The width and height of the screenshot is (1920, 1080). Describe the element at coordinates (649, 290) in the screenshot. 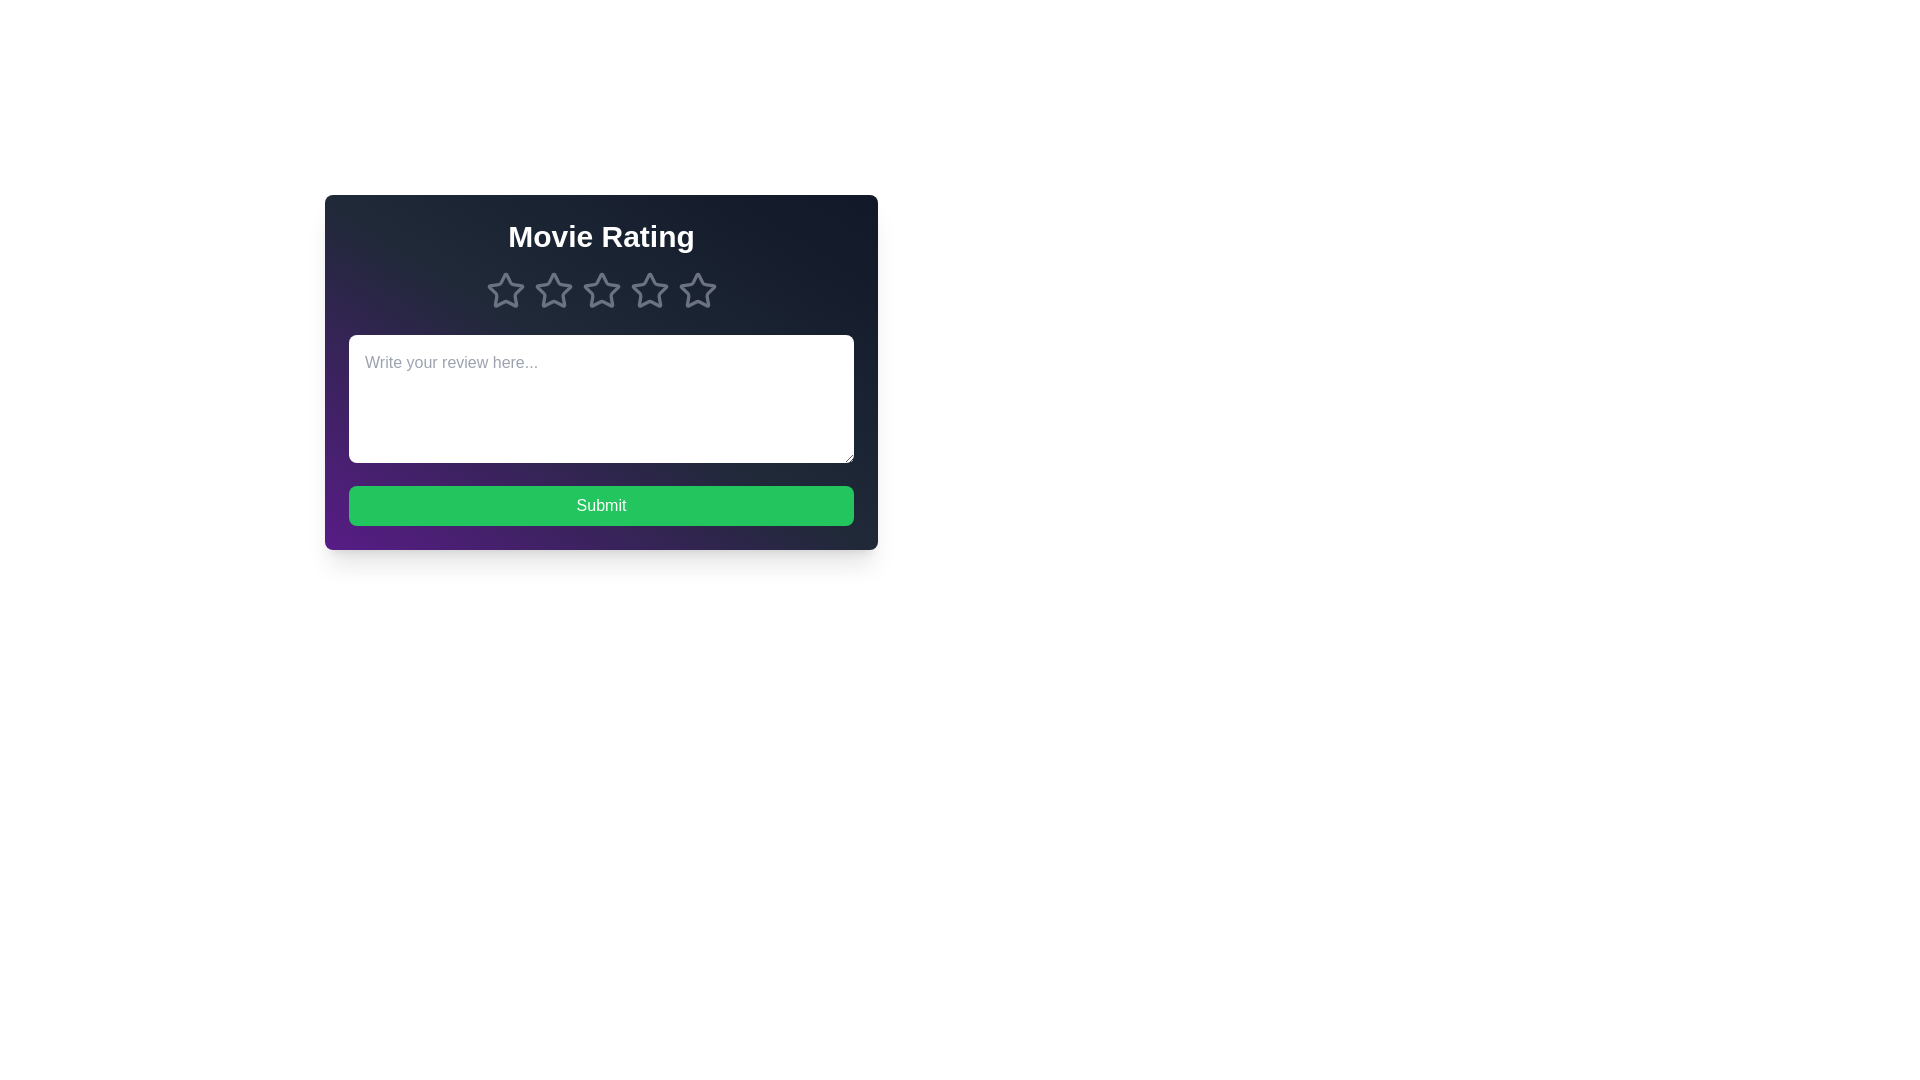

I see `the star corresponding to 4 stars to preview the rating` at that location.